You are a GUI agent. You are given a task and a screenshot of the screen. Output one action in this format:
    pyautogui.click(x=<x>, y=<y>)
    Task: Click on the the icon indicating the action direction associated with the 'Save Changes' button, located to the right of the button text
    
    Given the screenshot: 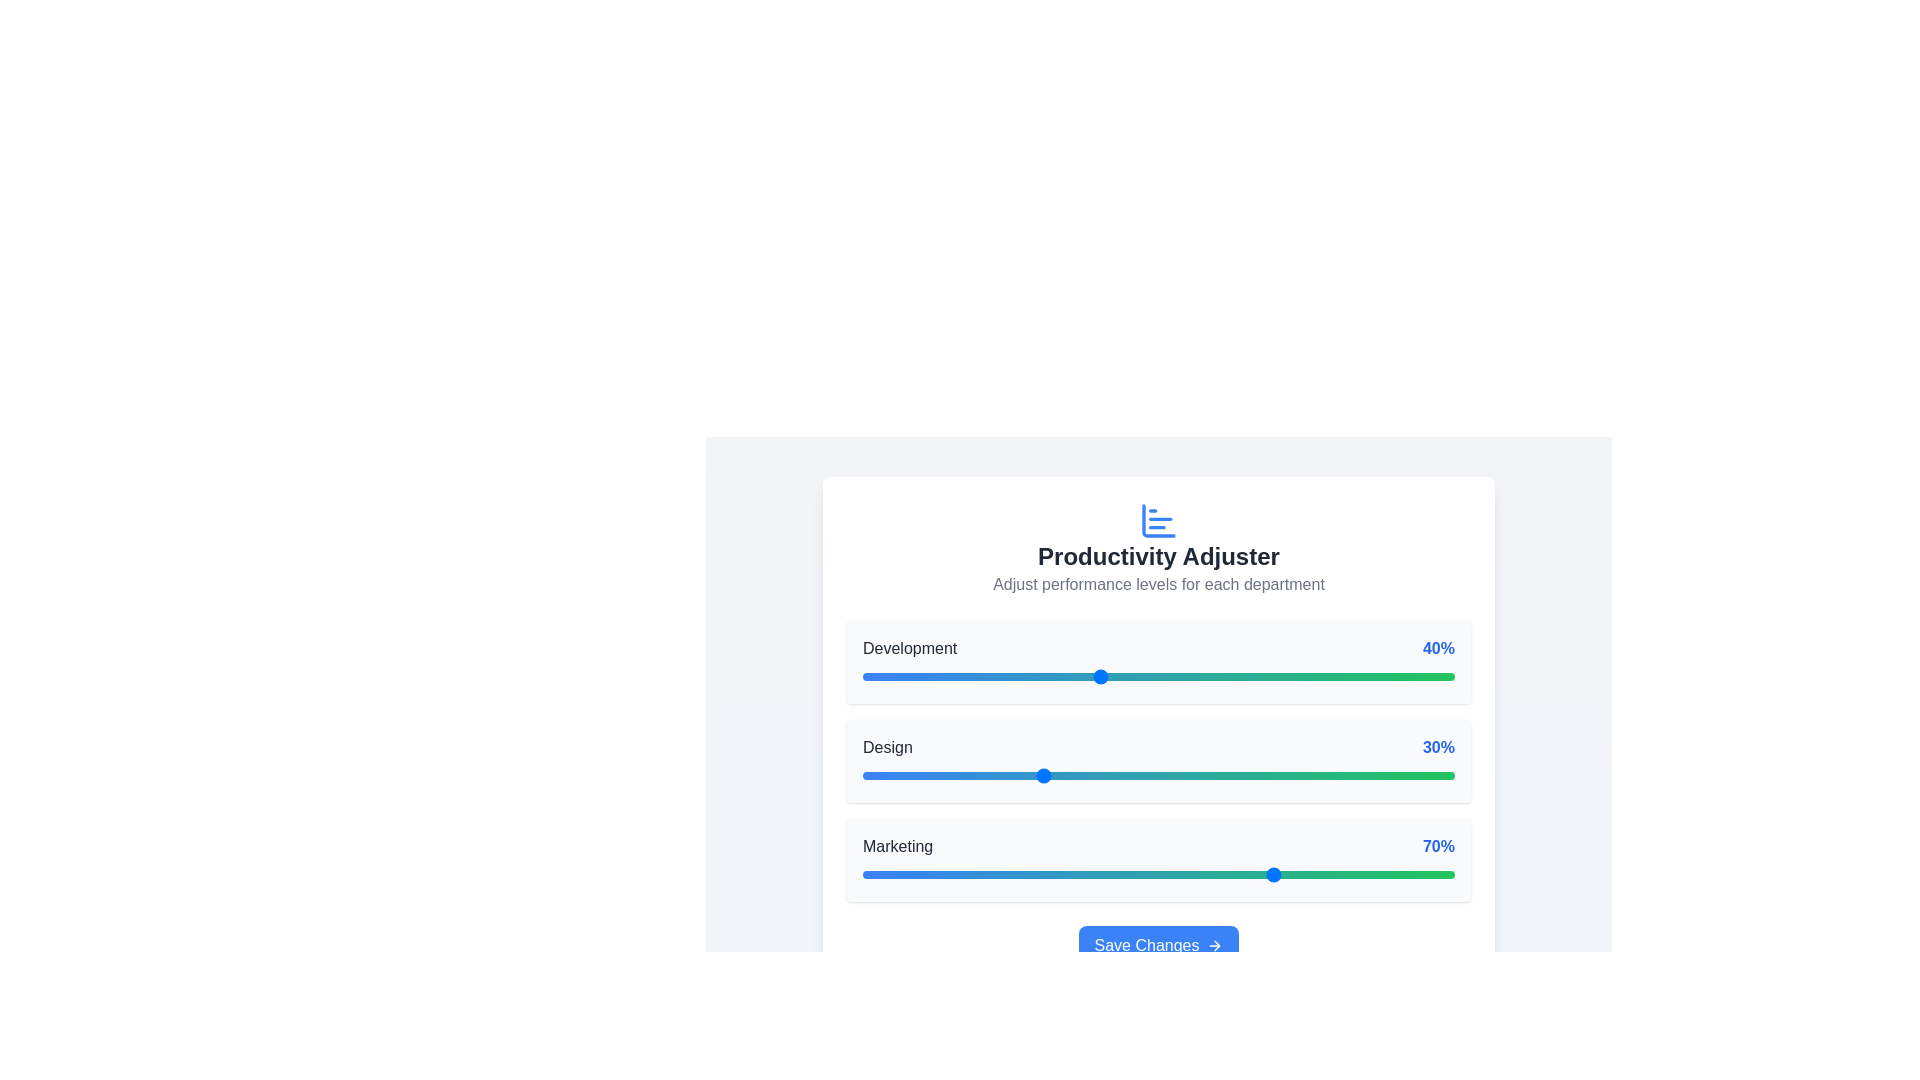 What is the action you would take?
    pyautogui.click(x=1216, y=945)
    